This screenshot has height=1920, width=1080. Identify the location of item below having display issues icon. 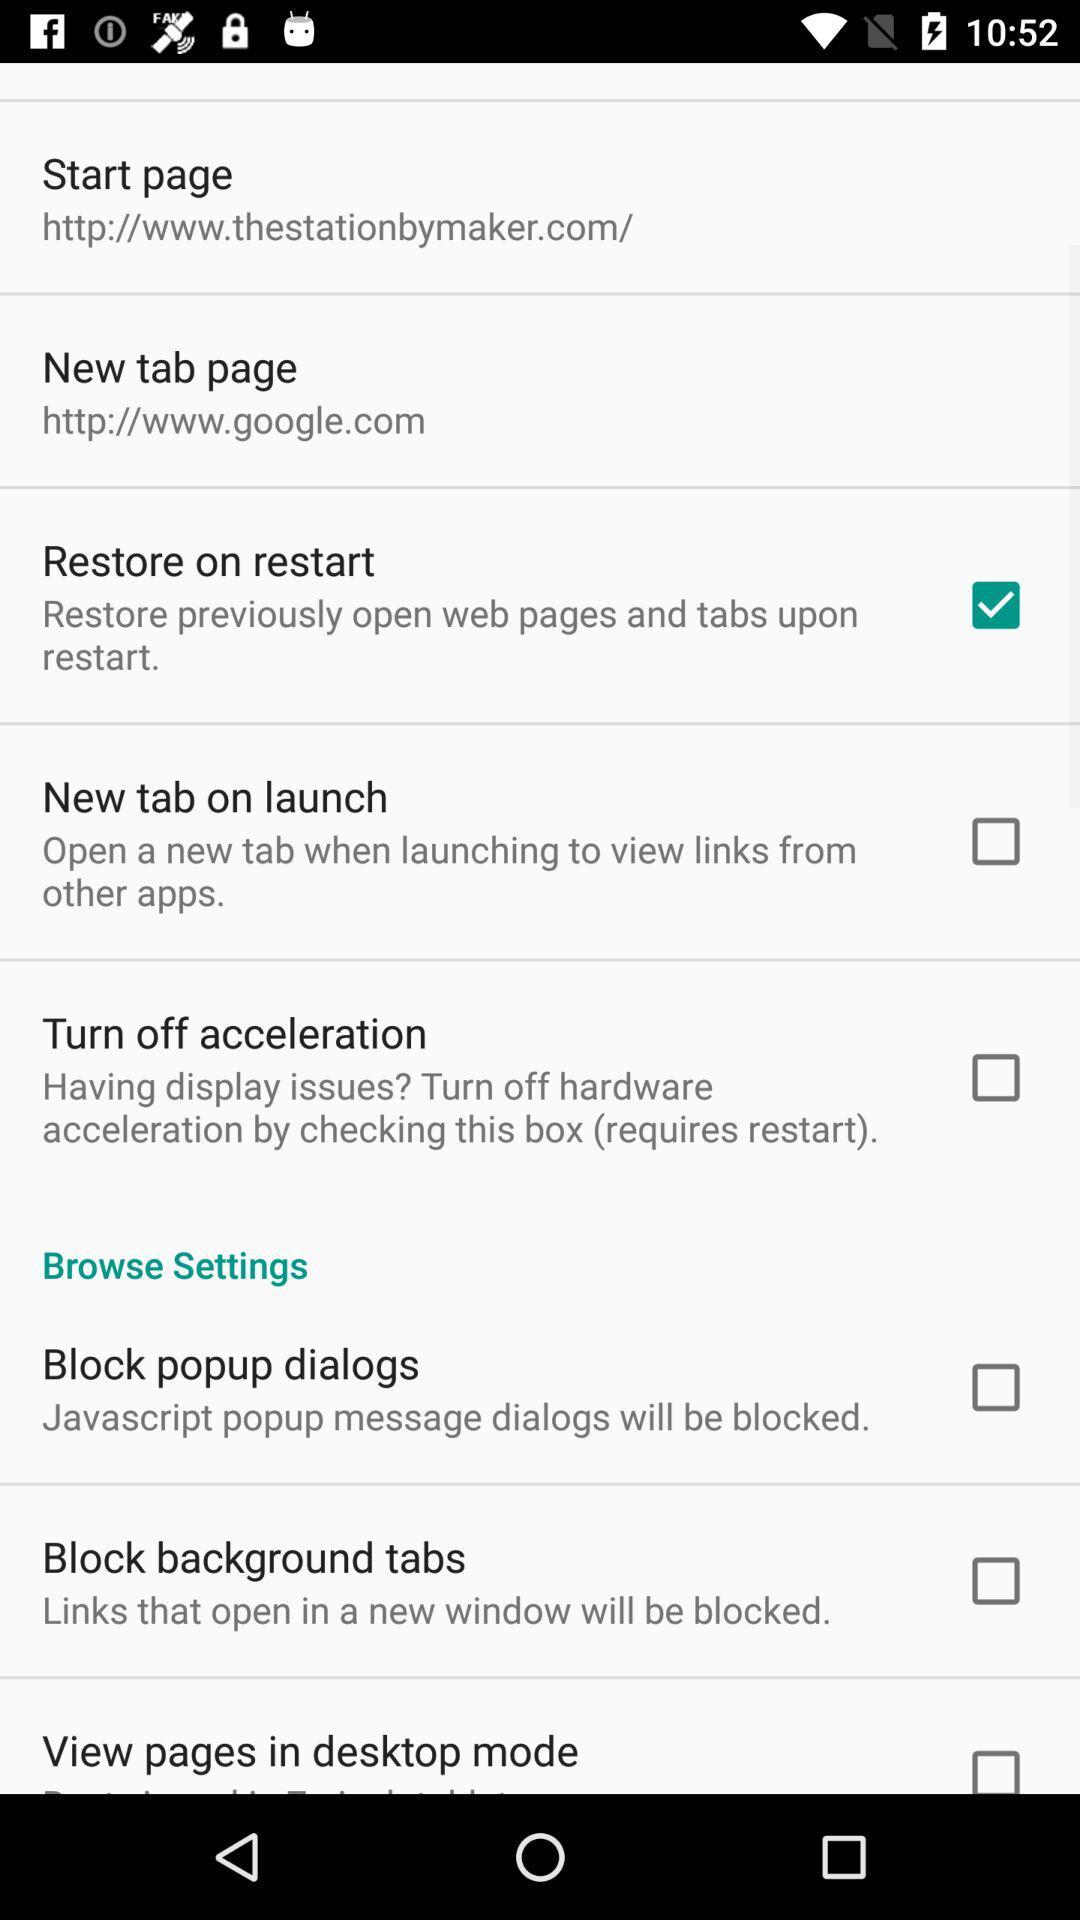
(540, 1242).